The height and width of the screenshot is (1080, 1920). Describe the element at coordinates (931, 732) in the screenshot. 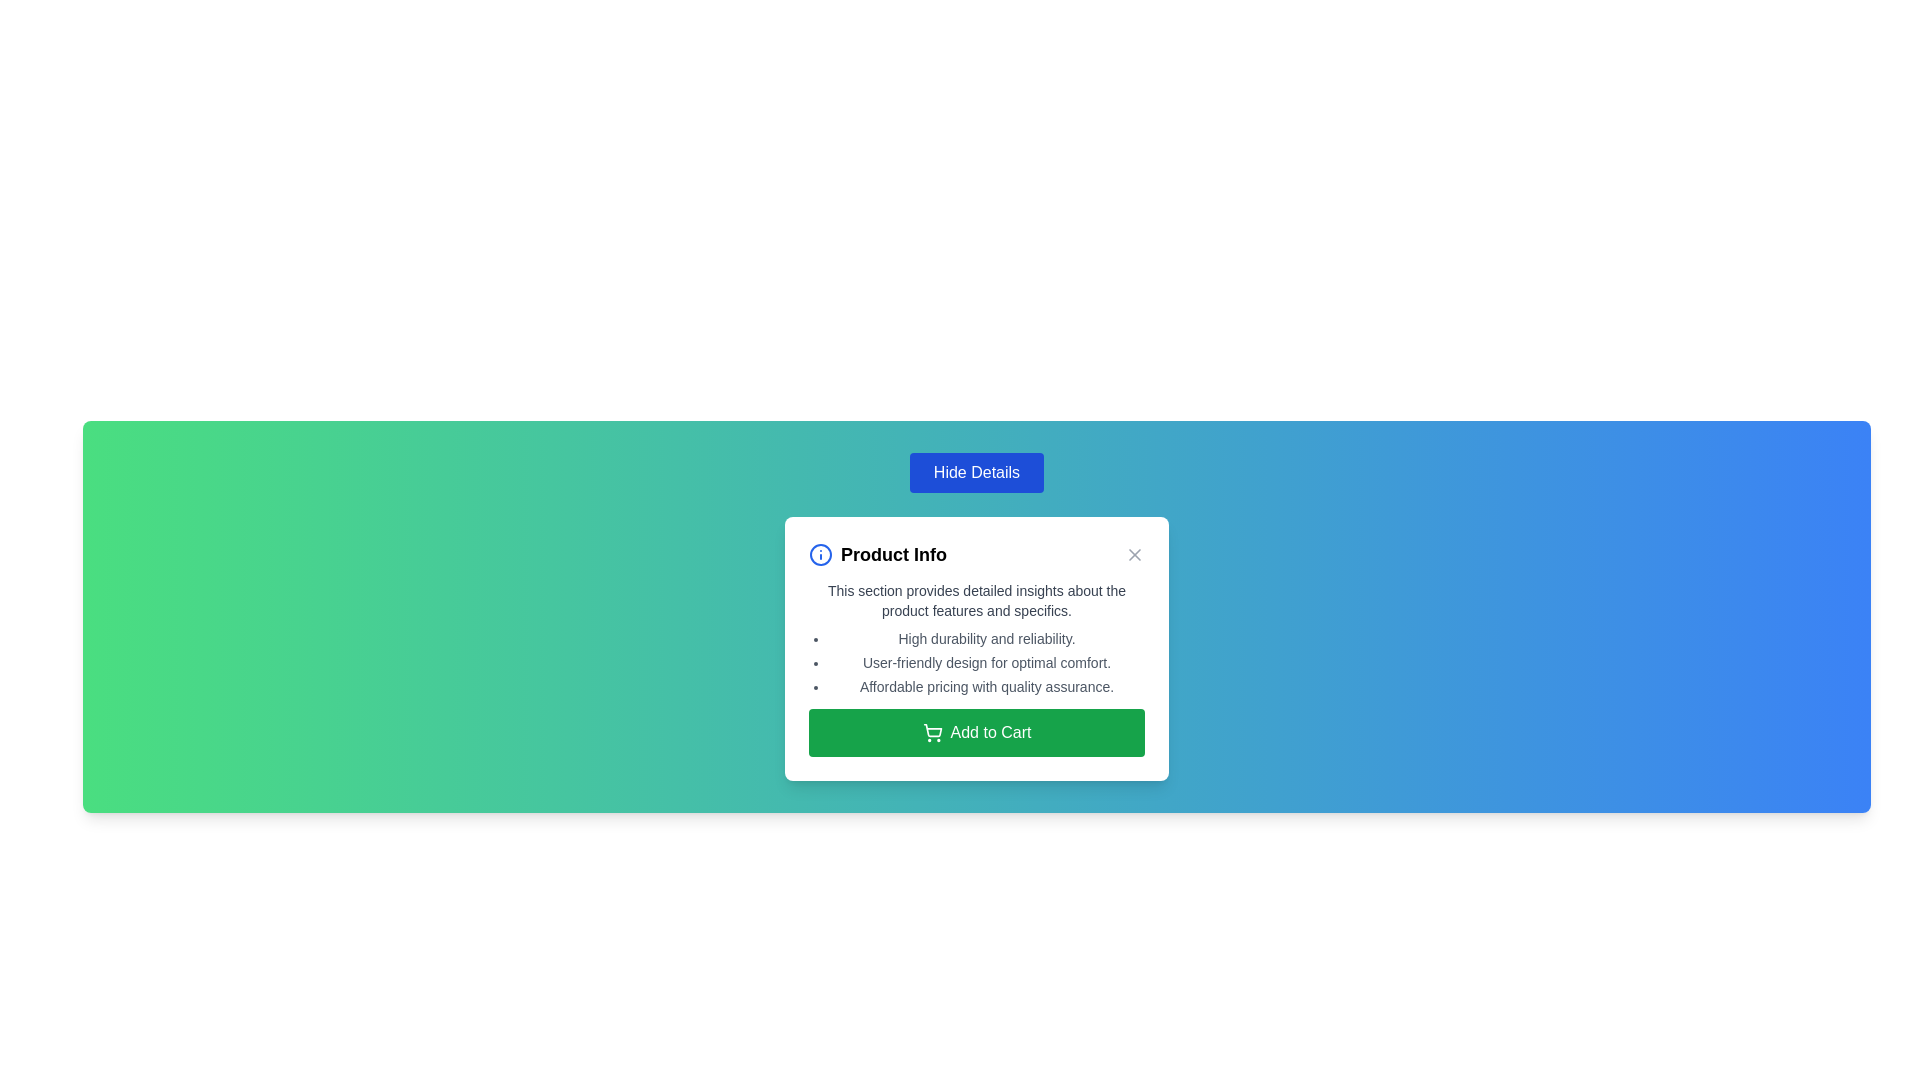

I see `the shopping cart icon located within the 'Add to Cart' button, positioned adjacent to the text label 'Add to Cart'` at that location.